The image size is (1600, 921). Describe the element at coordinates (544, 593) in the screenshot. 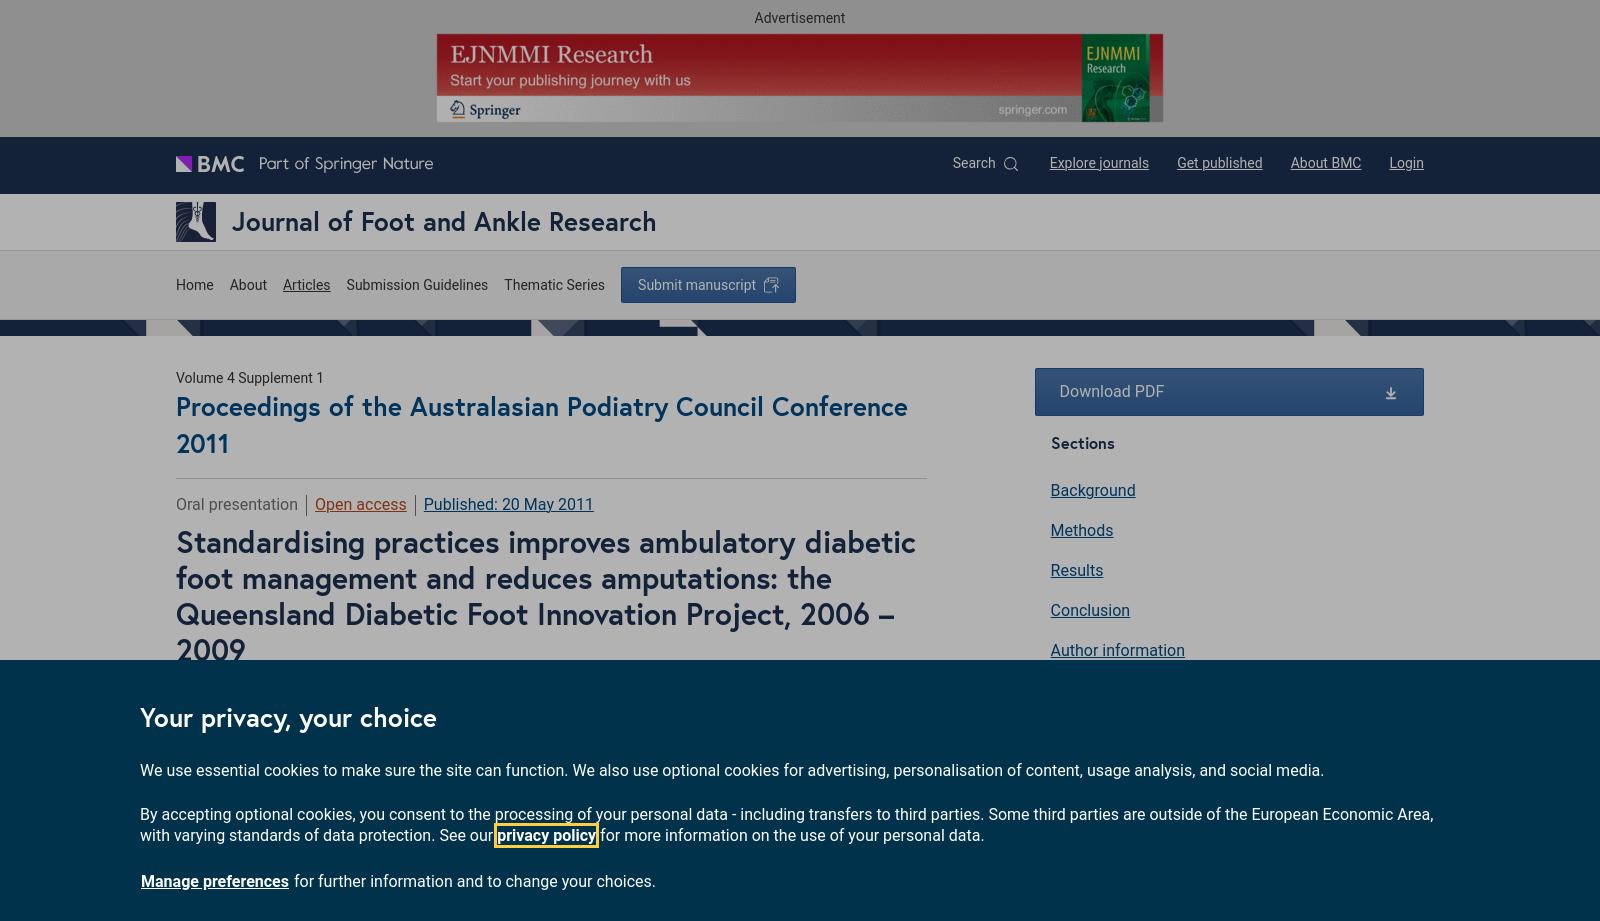

I see `'Standardising practices improves ambulatory diabetic foot management and reduces amputations: the Queensland Diabetic Foot Innovation Project, 2006 – 2009'` at that location.